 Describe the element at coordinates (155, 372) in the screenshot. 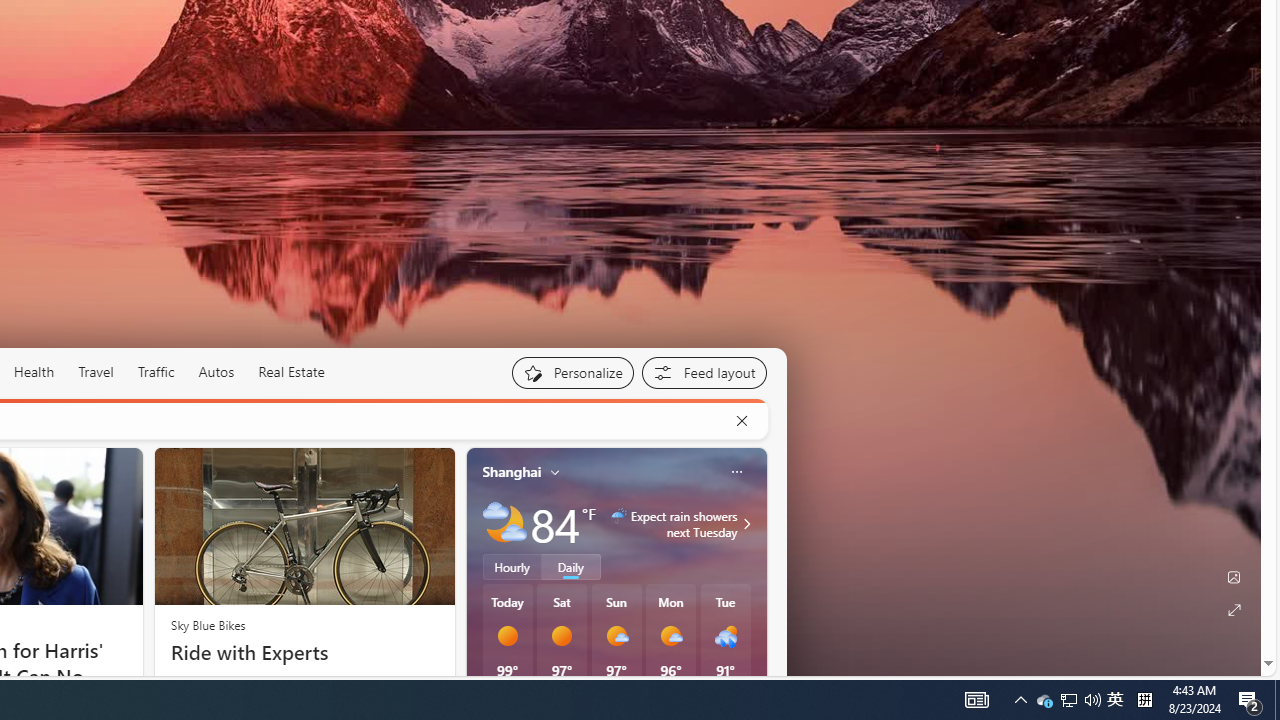

I see `'Traffic'` at that location.